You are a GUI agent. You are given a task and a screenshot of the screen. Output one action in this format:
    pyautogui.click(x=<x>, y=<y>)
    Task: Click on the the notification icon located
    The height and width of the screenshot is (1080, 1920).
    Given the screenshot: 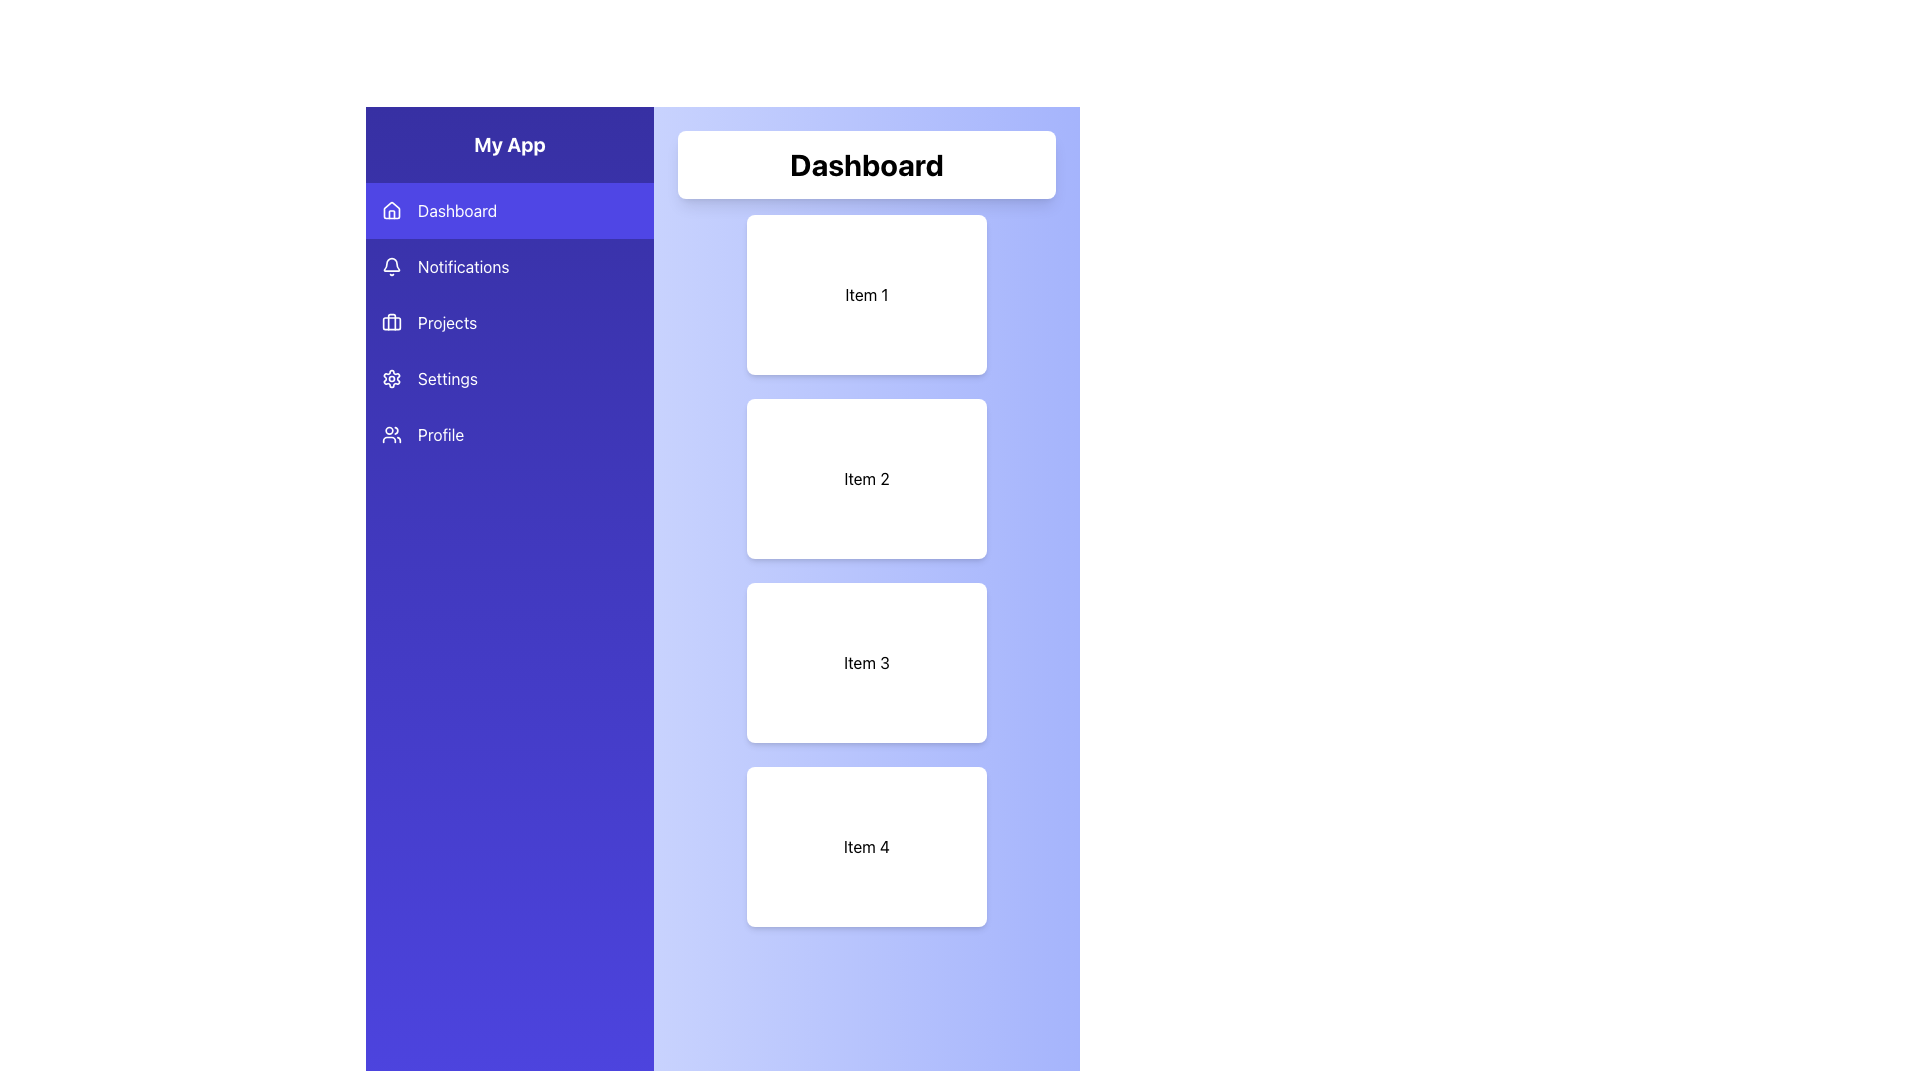 What is the action you would take?
    pyautogui.click(x=392, y=262)
    